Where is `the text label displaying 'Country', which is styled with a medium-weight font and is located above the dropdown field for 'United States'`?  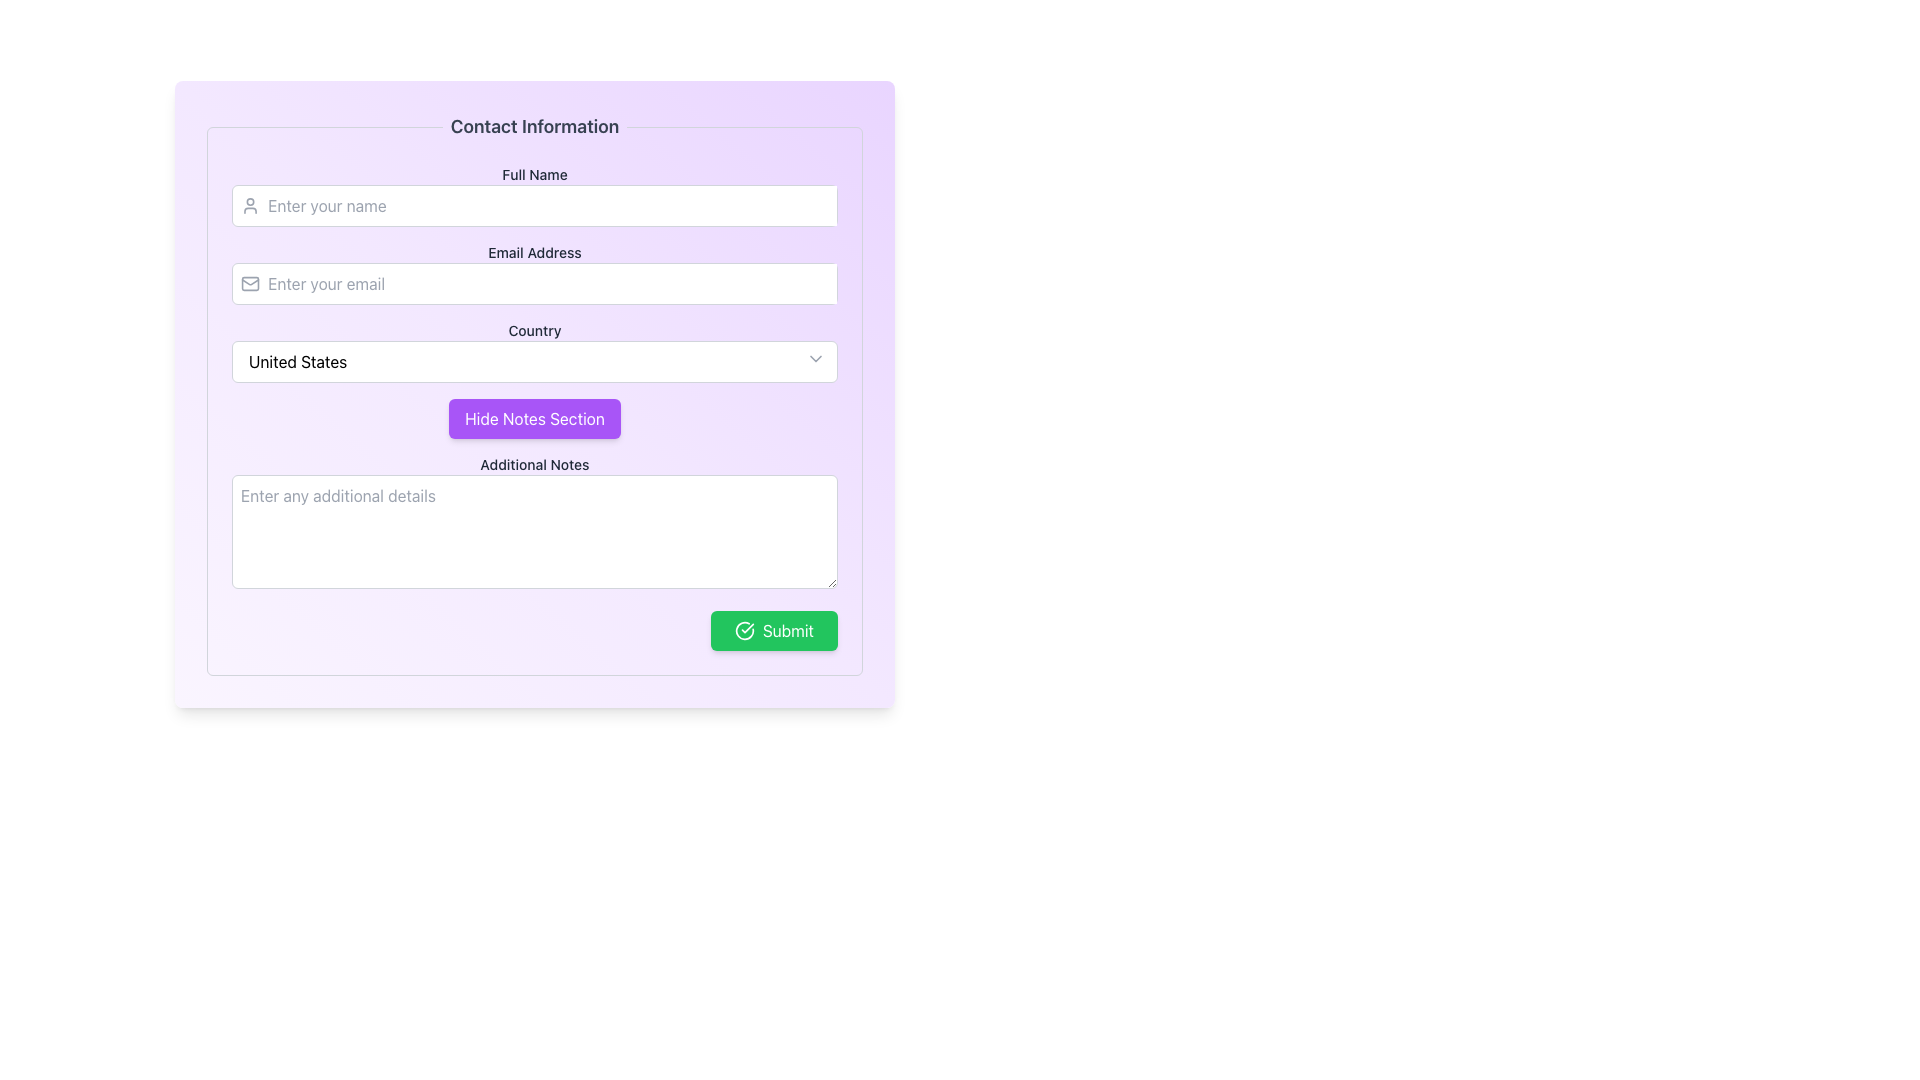 the text label displaying 'Country', which is styled with a medium-weight font and is located above the dropdown field for 'United States' is located at coordinates (534, 330).